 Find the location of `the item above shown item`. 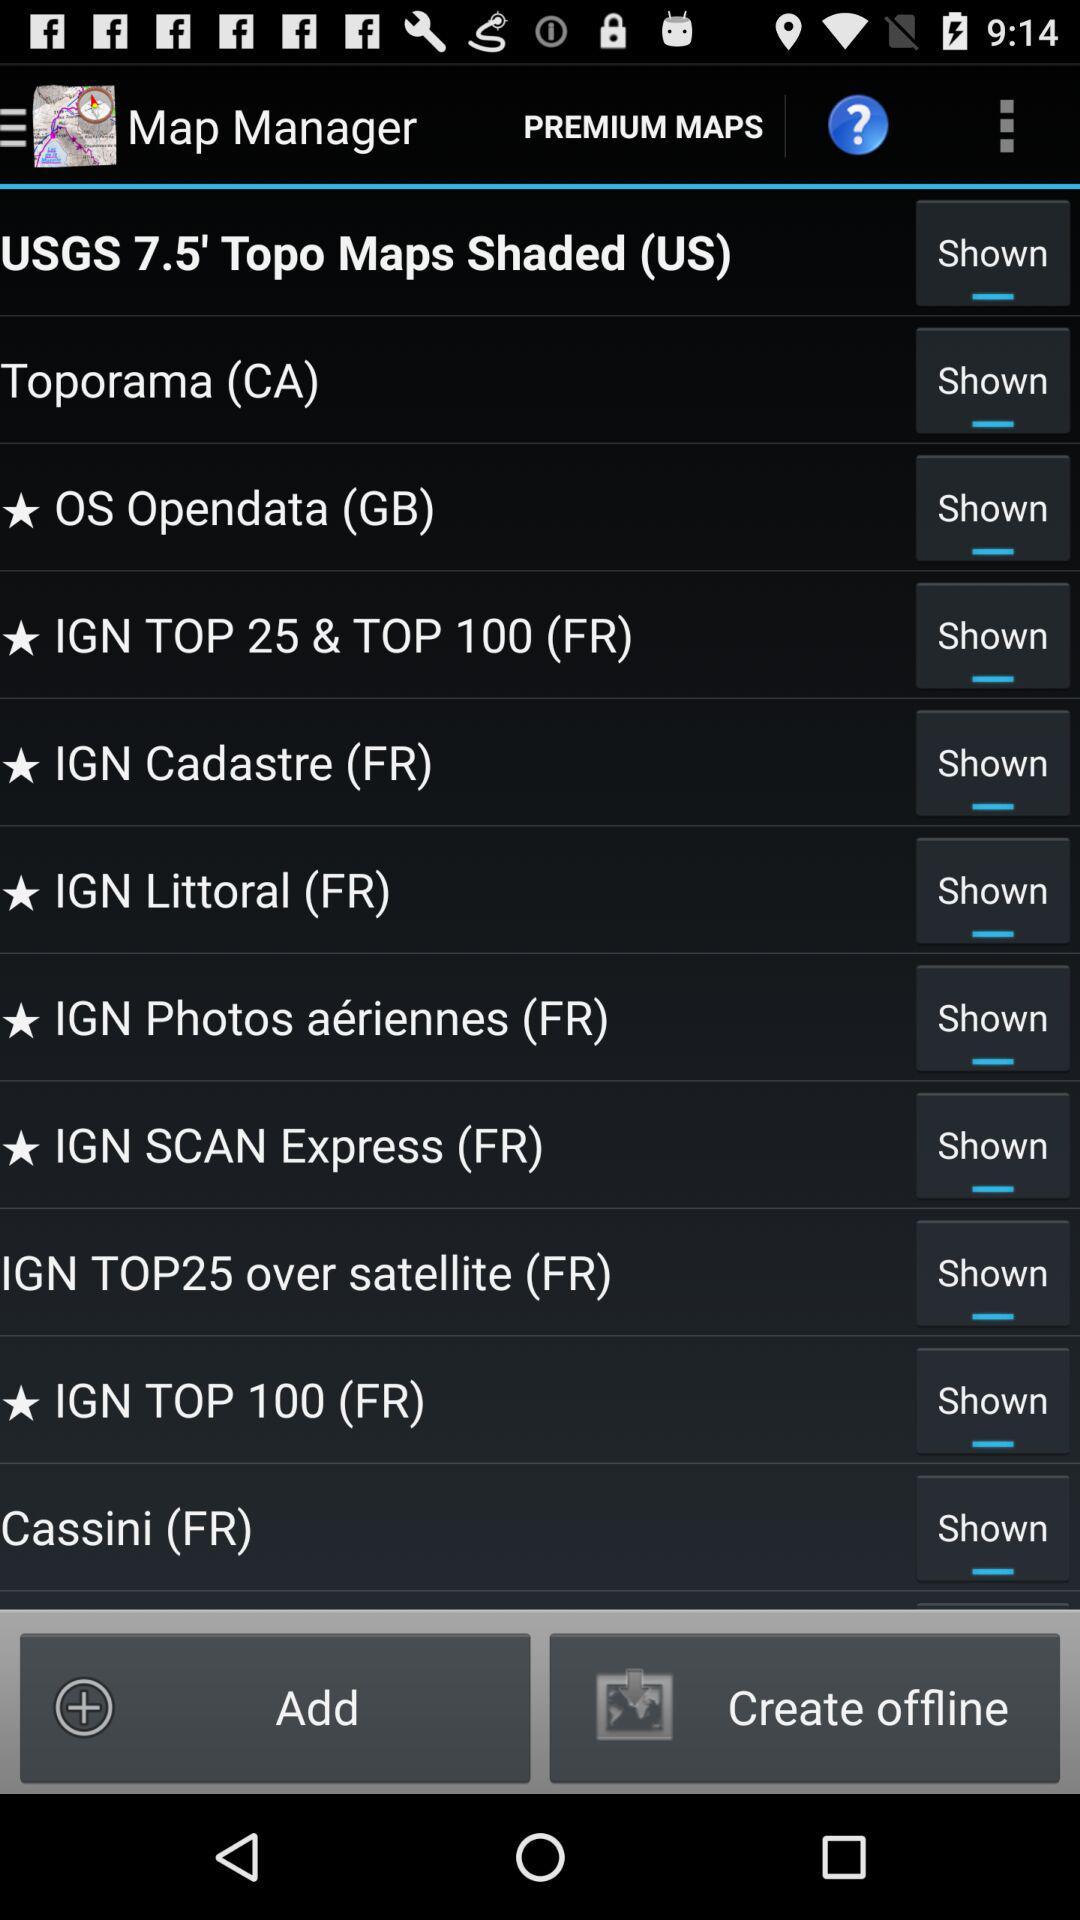

the item above shown item is located at coordinates (452, 1144).